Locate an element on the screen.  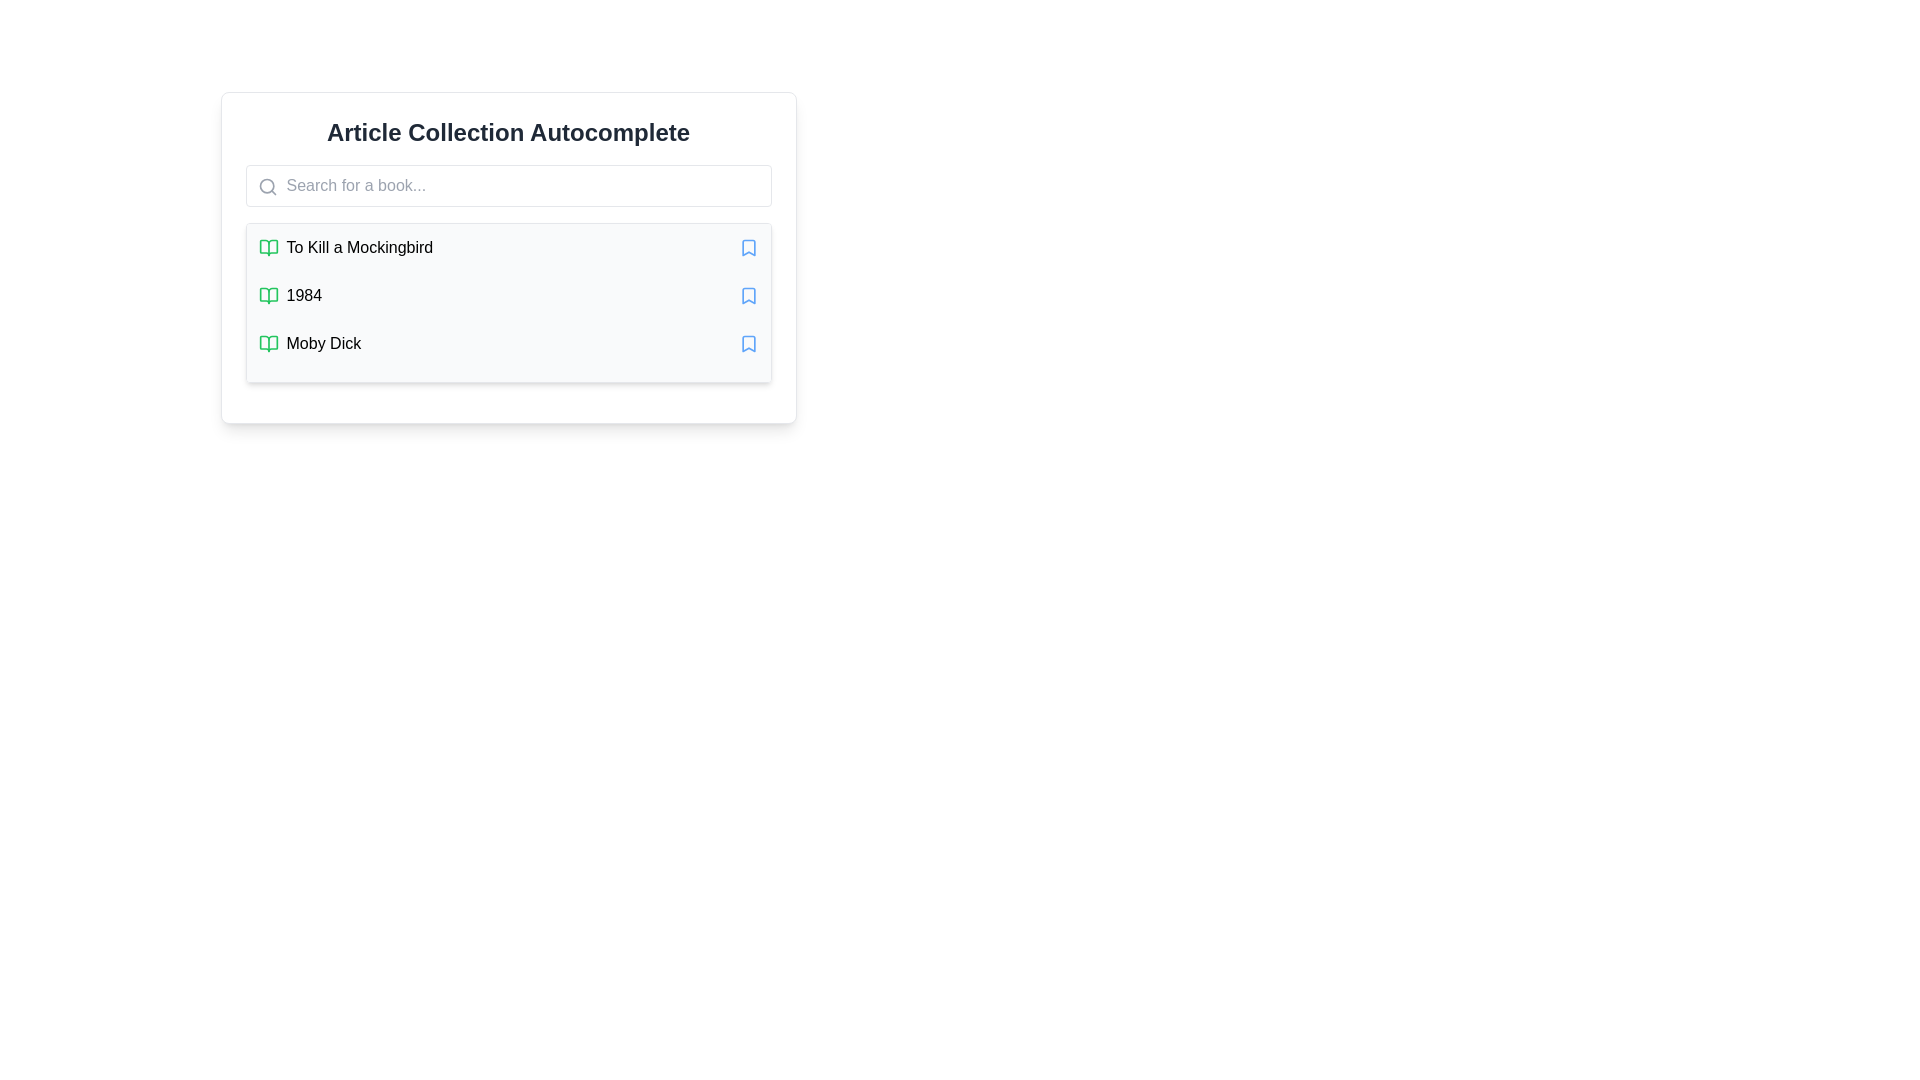
the text of the third entry in the 'Article Collection Autocomplete' section of the book search results list is located at coordinates (308, 342).